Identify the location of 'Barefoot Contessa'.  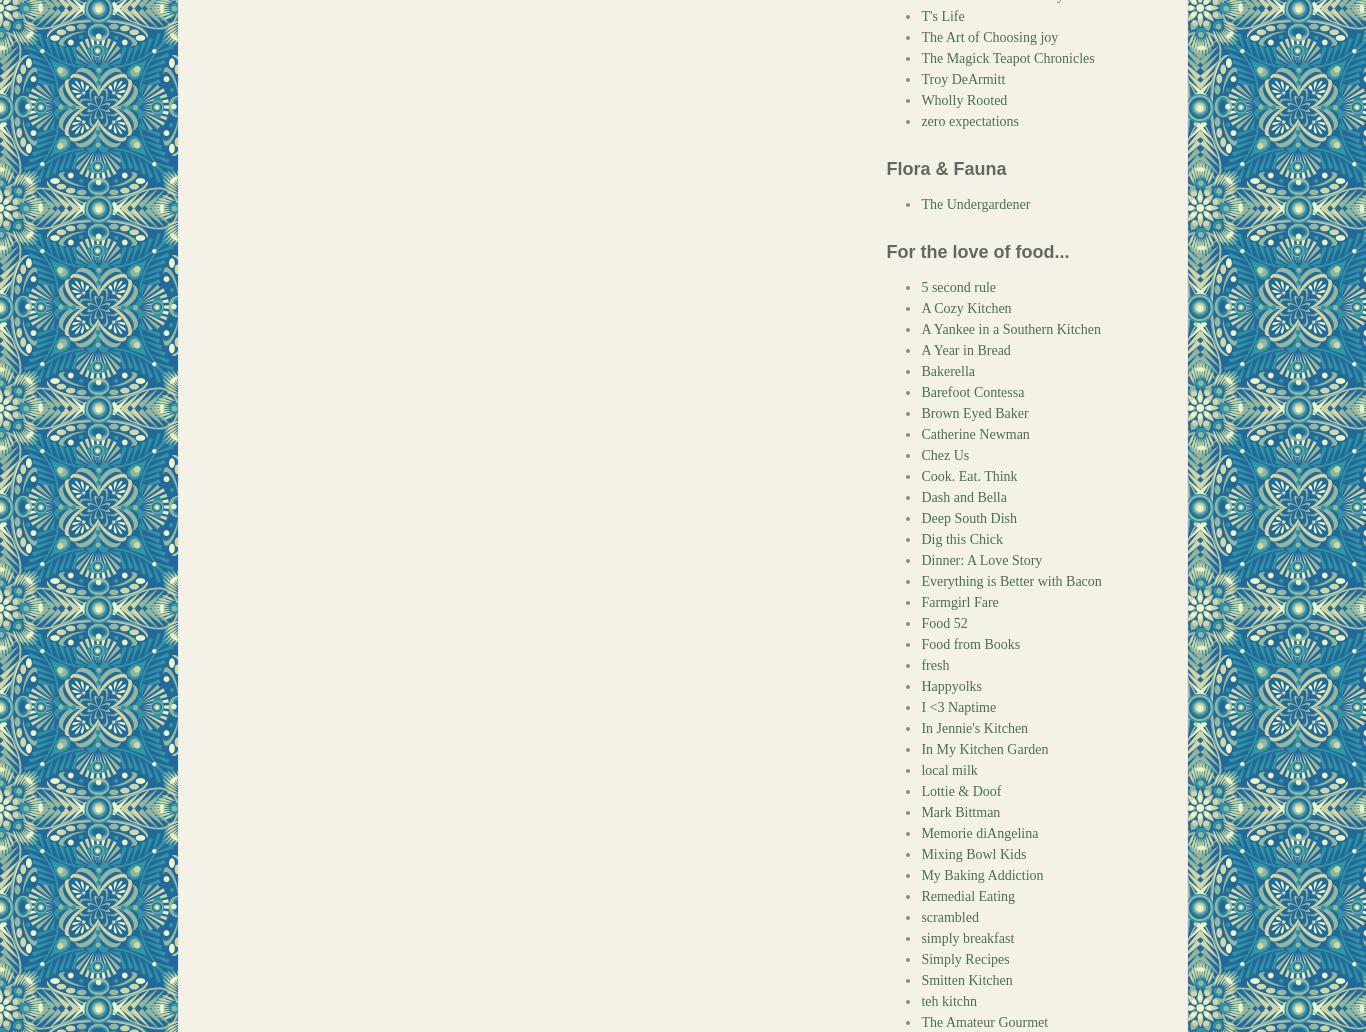
(972, 391).